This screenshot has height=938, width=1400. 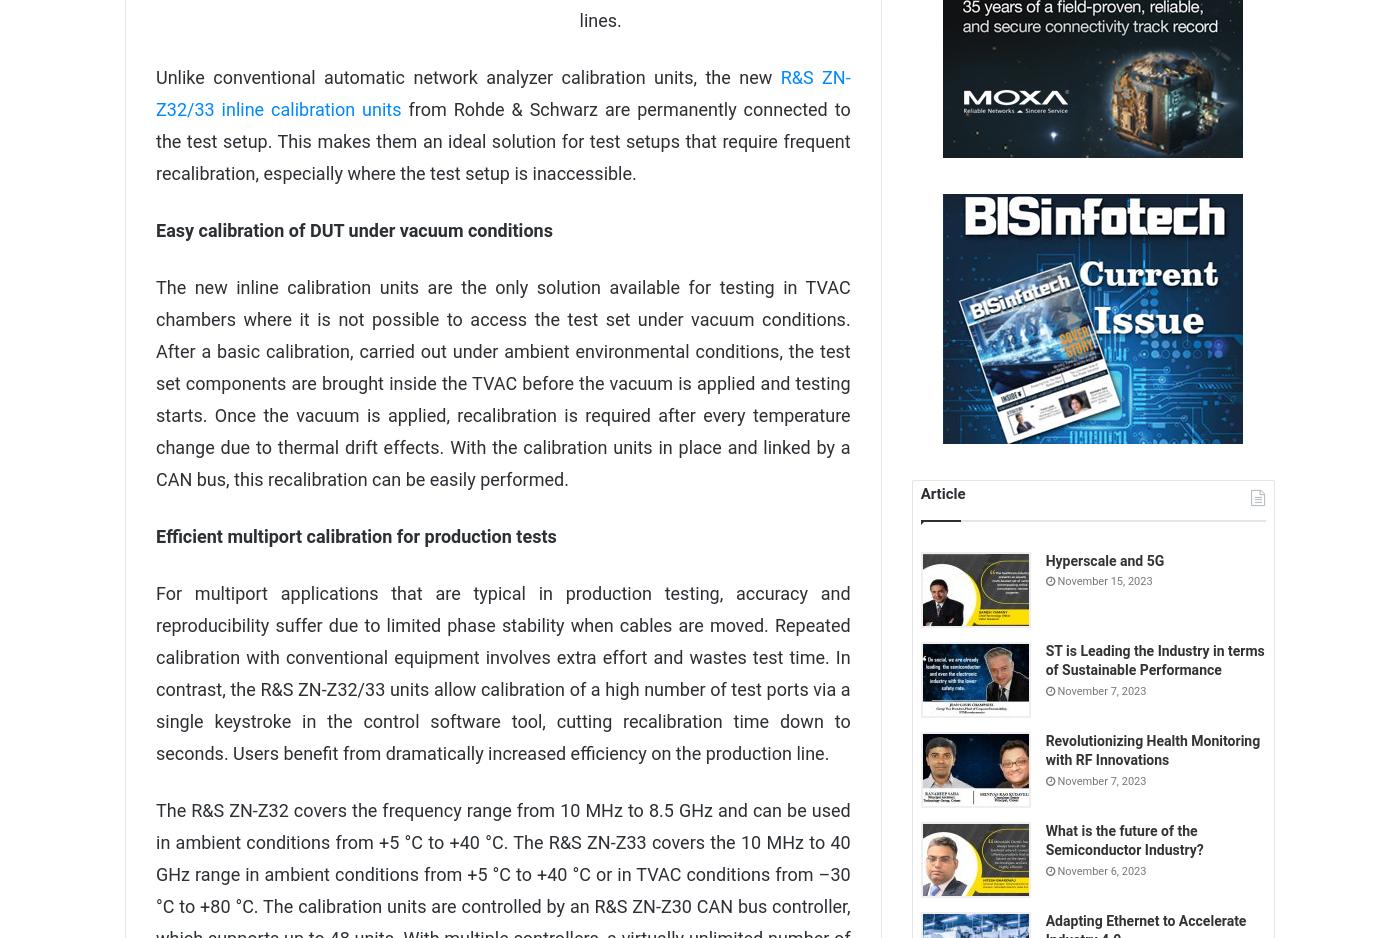 I want to click on 'For multiport applications that are typical in production testing, accuracy and reproducibility suffer due to limited phase stability when cables are moved. Repeated calibration with conventional equipment involves extra effort and wastes test time. In contrast, the R&S ZN-Z32/33 units allow calibration of a high number of test ports via a single keystroke in the control software tool, cutting recalibration time down to seconds. Users benefit from dramatically increased efficiency on the production line.', so click(x=502, y=672).